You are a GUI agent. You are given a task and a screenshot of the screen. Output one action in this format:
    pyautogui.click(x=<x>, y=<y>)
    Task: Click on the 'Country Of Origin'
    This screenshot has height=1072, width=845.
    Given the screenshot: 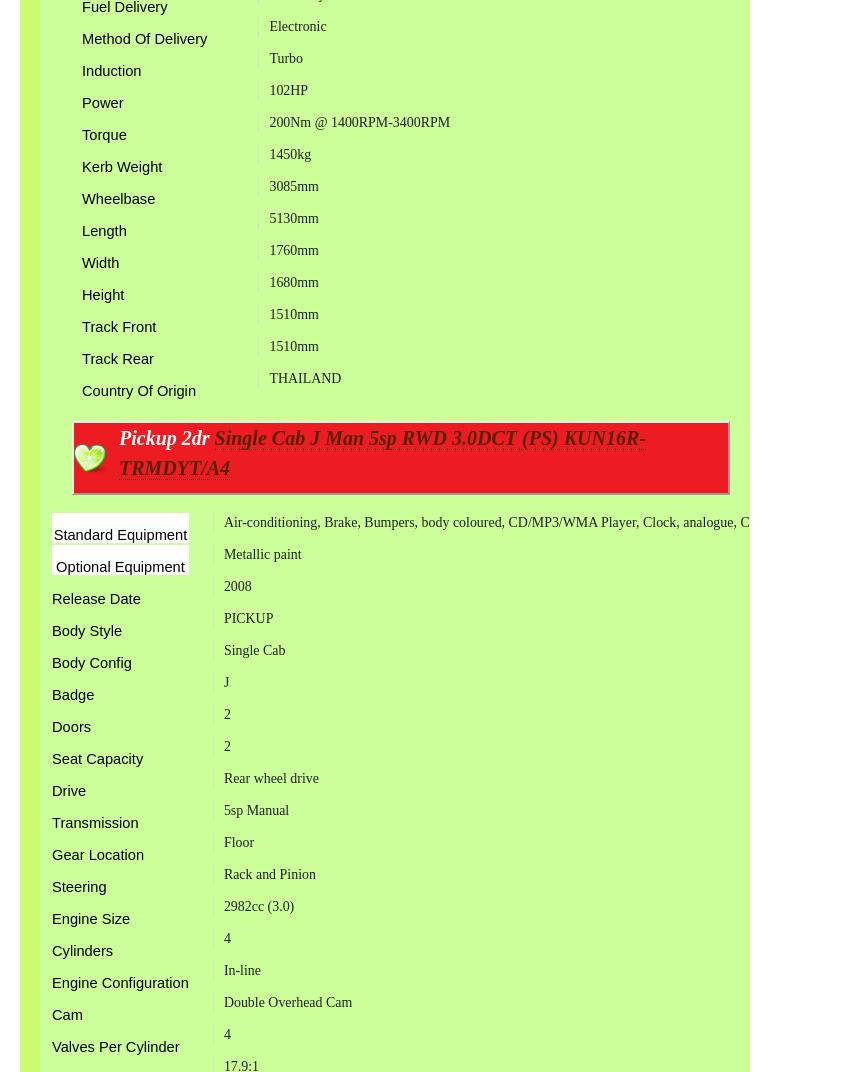 What is the action you would take?
    pyautogui.click(x=139, y=389)
    